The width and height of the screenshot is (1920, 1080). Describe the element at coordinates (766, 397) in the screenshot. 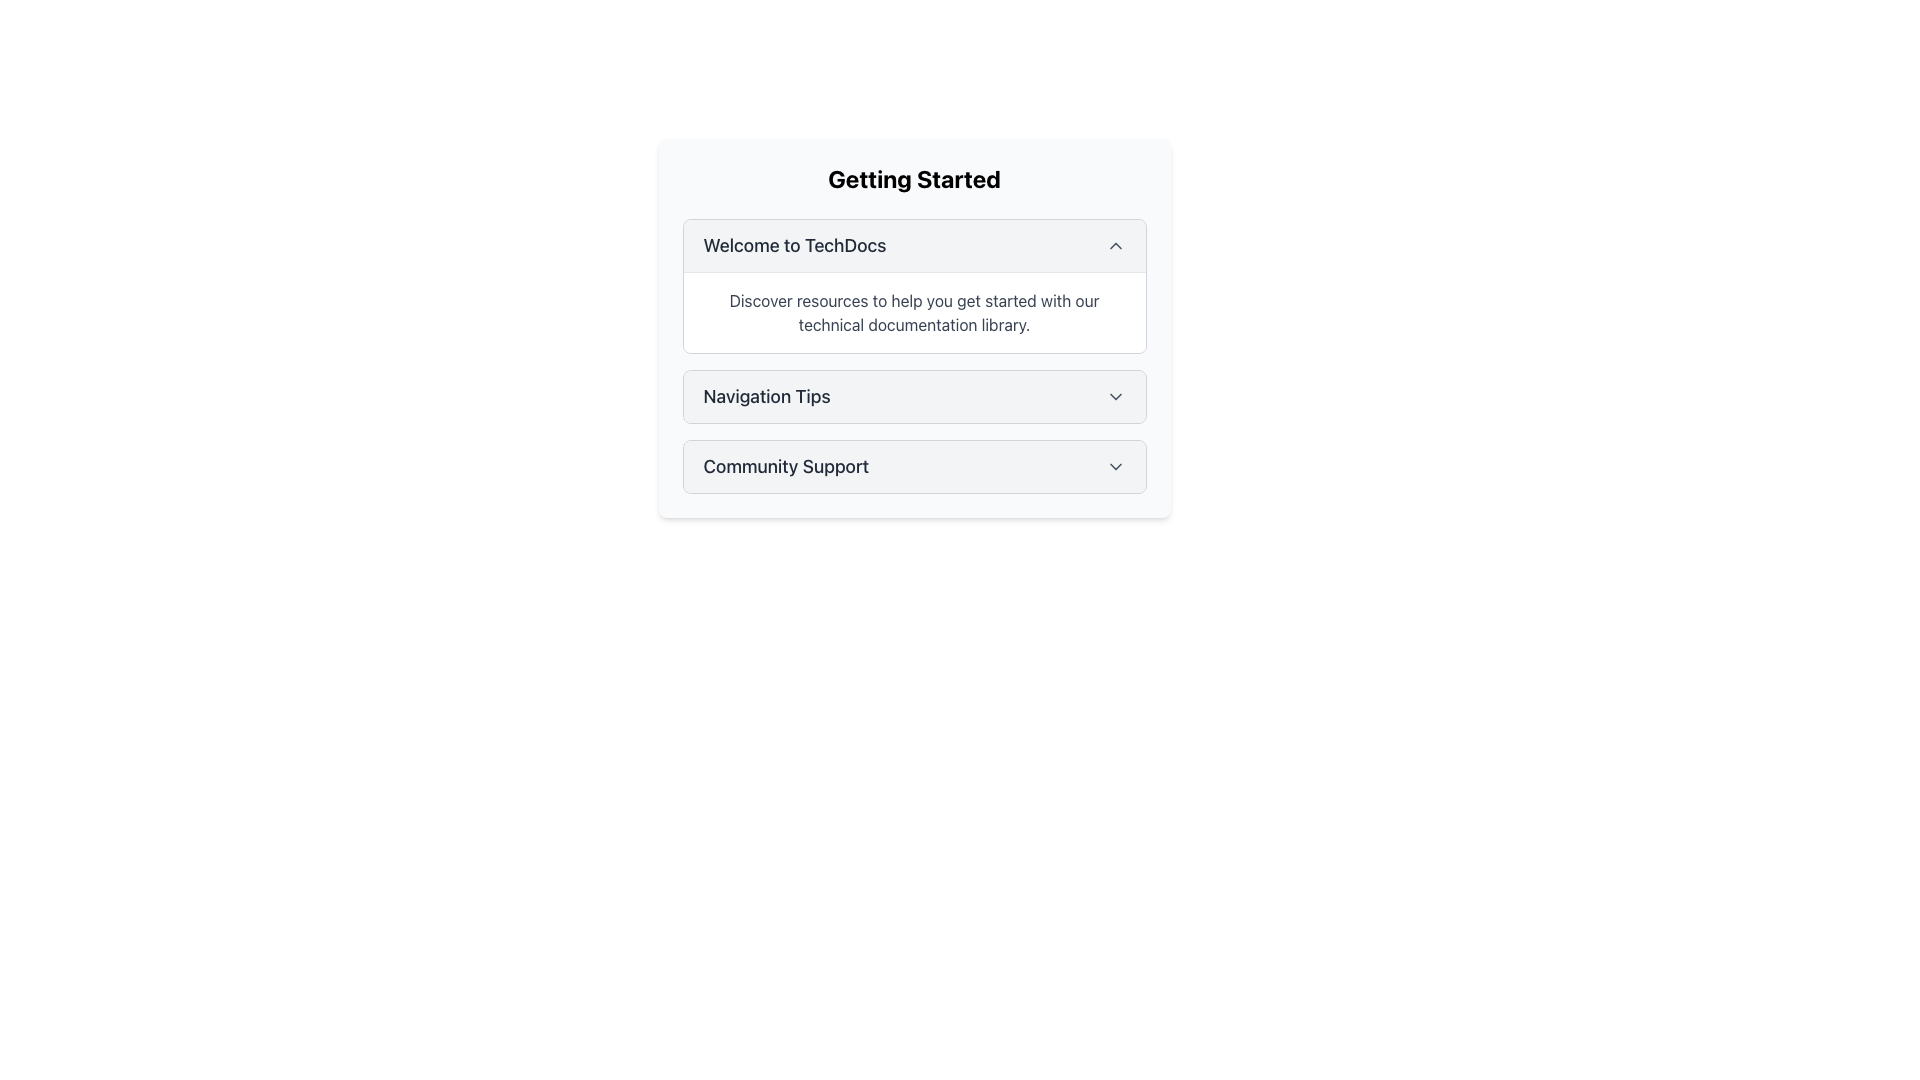

I see `the Text Label that indicates 'Navigation Tips', which is positioned centrally in the interface beneath 'Getting Started' and above 'Community Support'` at that location.